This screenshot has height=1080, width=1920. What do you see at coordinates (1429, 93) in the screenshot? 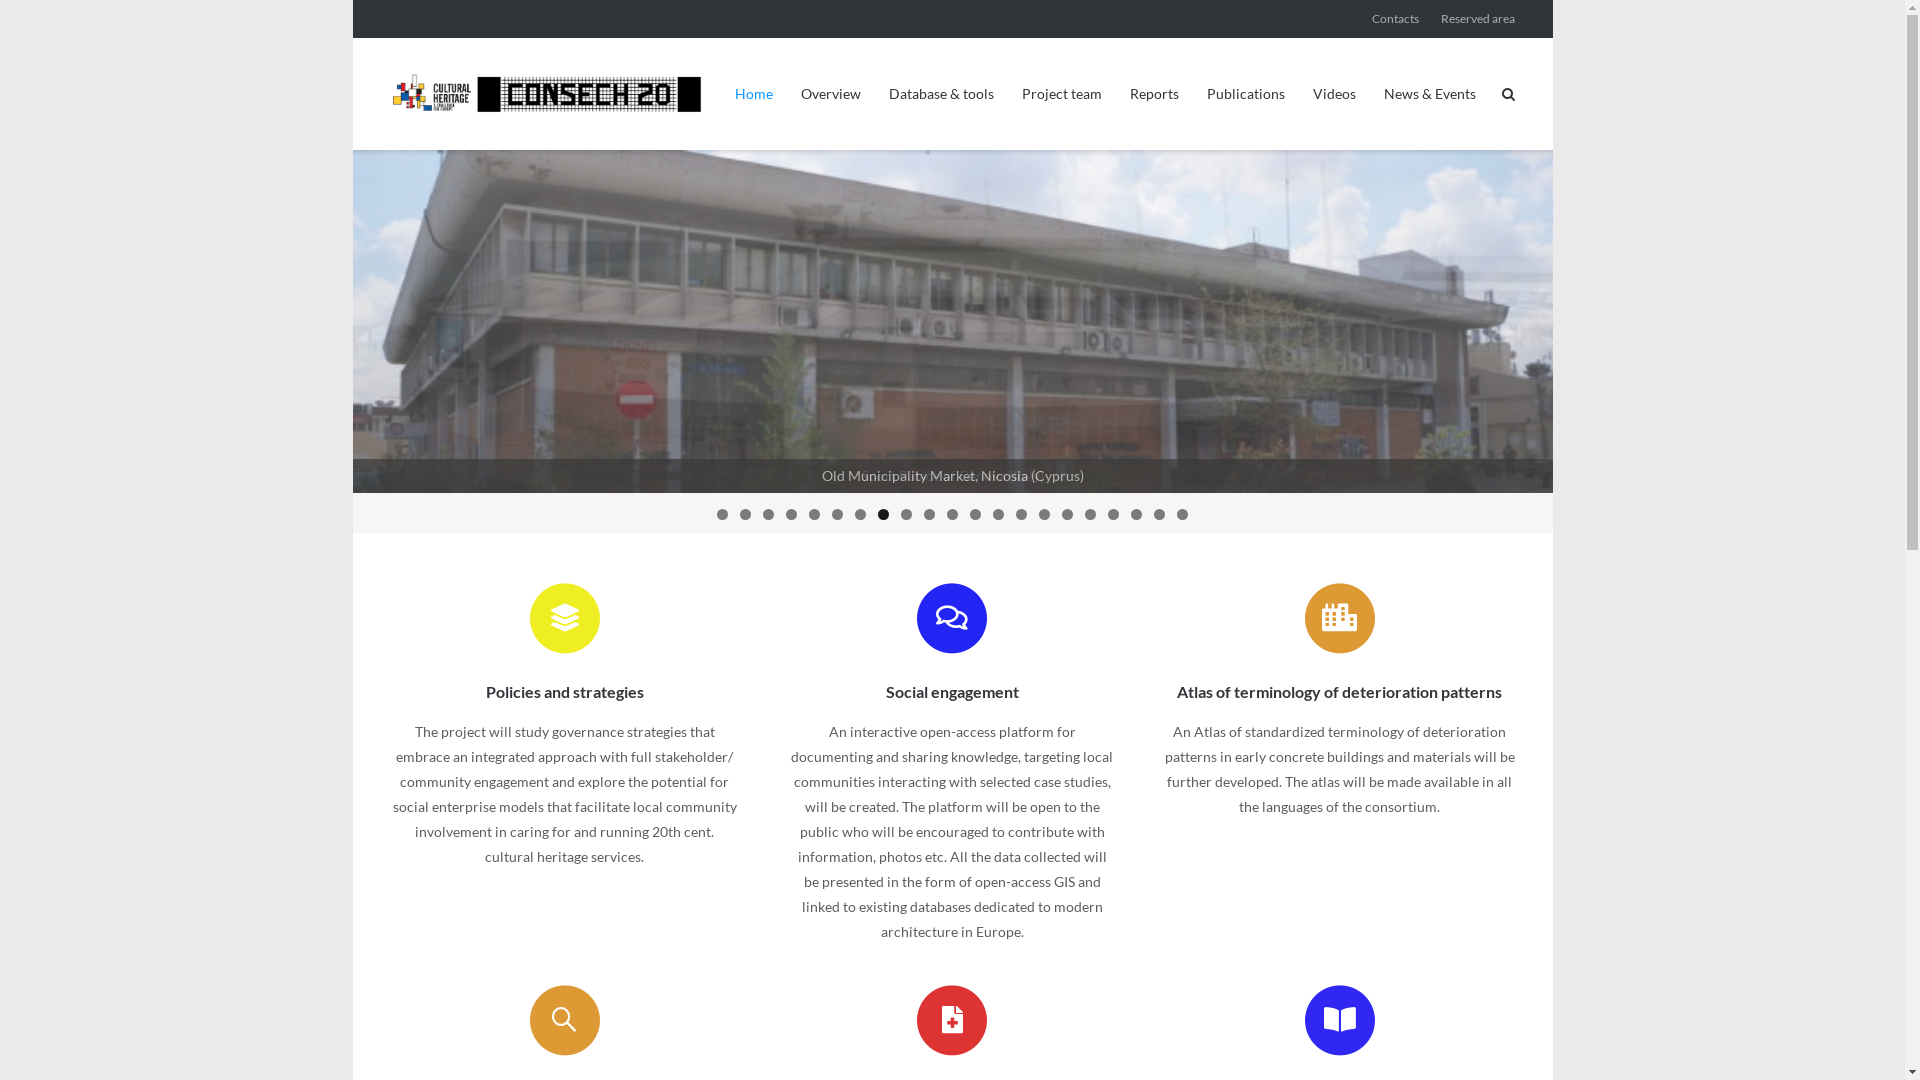
I see `'News & Events'` at bounding box center [1429, 93].